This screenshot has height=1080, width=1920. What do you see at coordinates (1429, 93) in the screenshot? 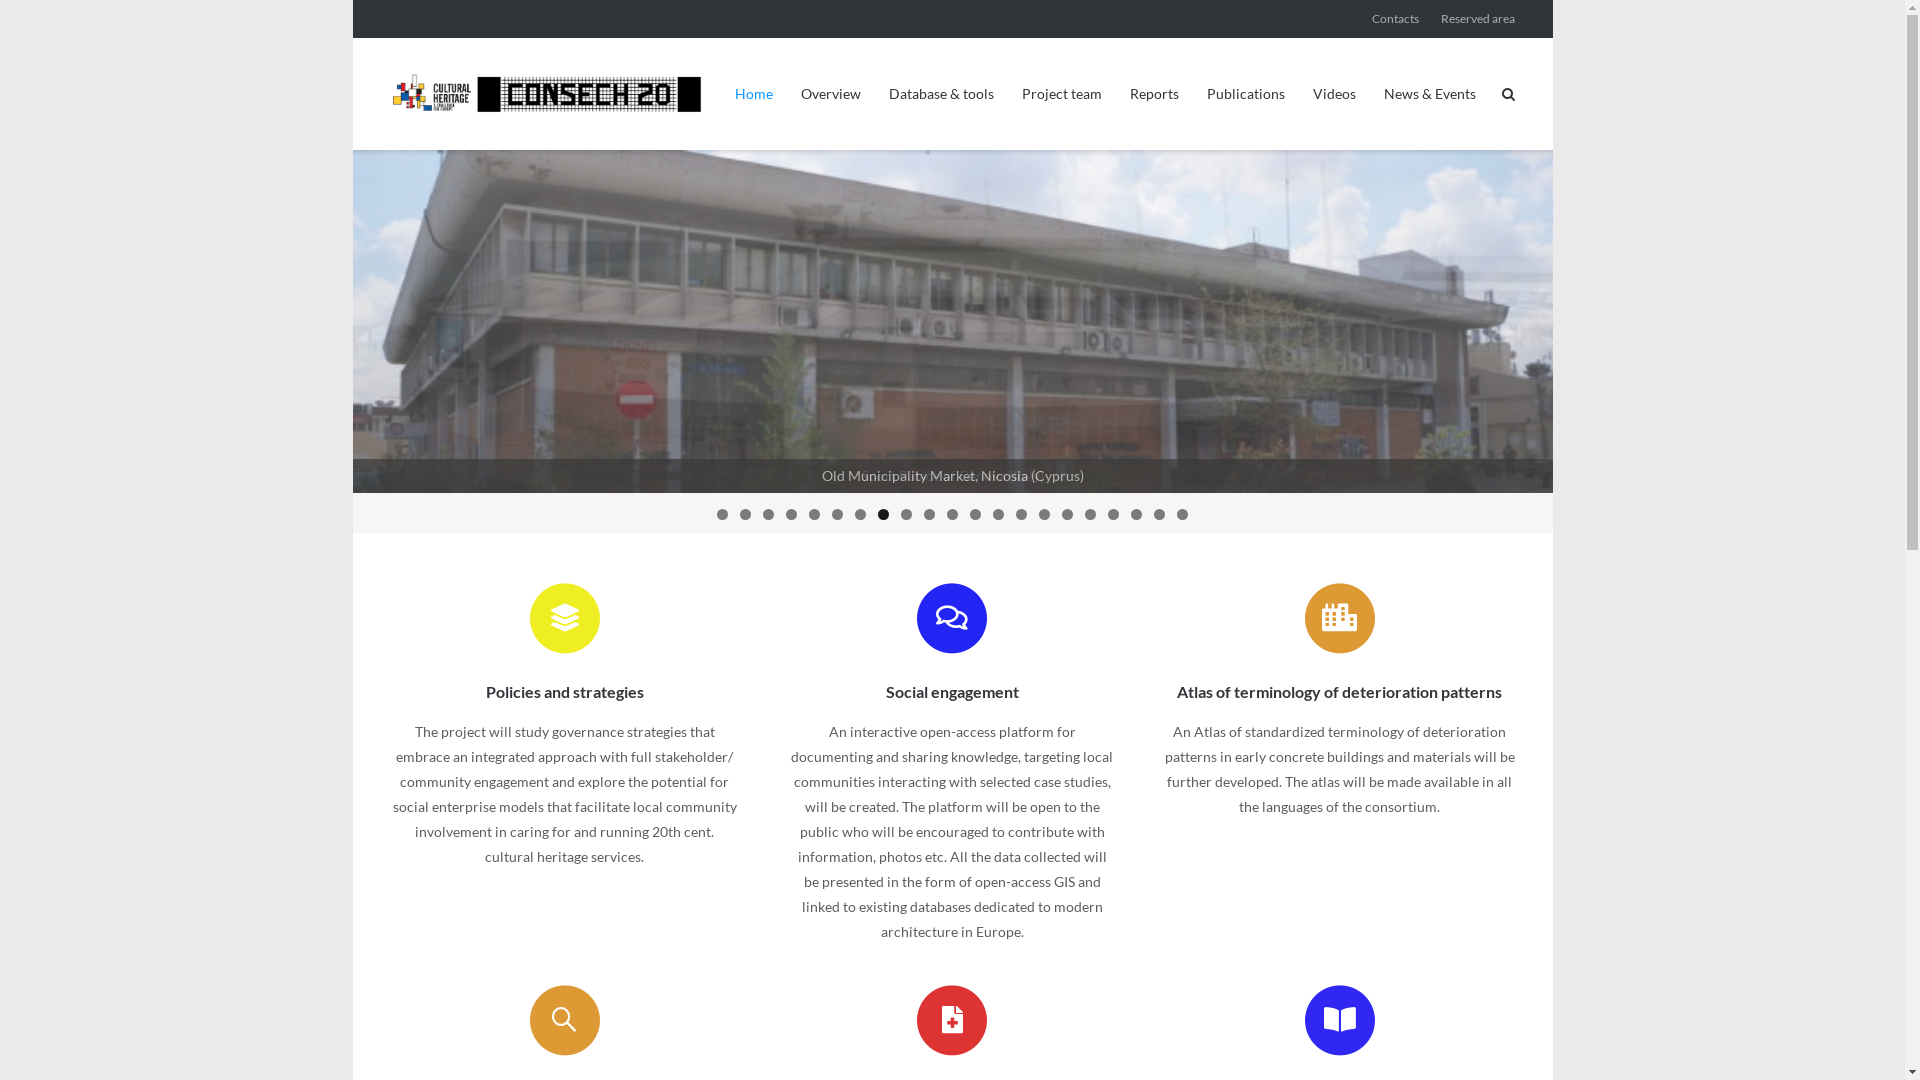
I see `'News & Events'` at bounding box center [1429, 93].